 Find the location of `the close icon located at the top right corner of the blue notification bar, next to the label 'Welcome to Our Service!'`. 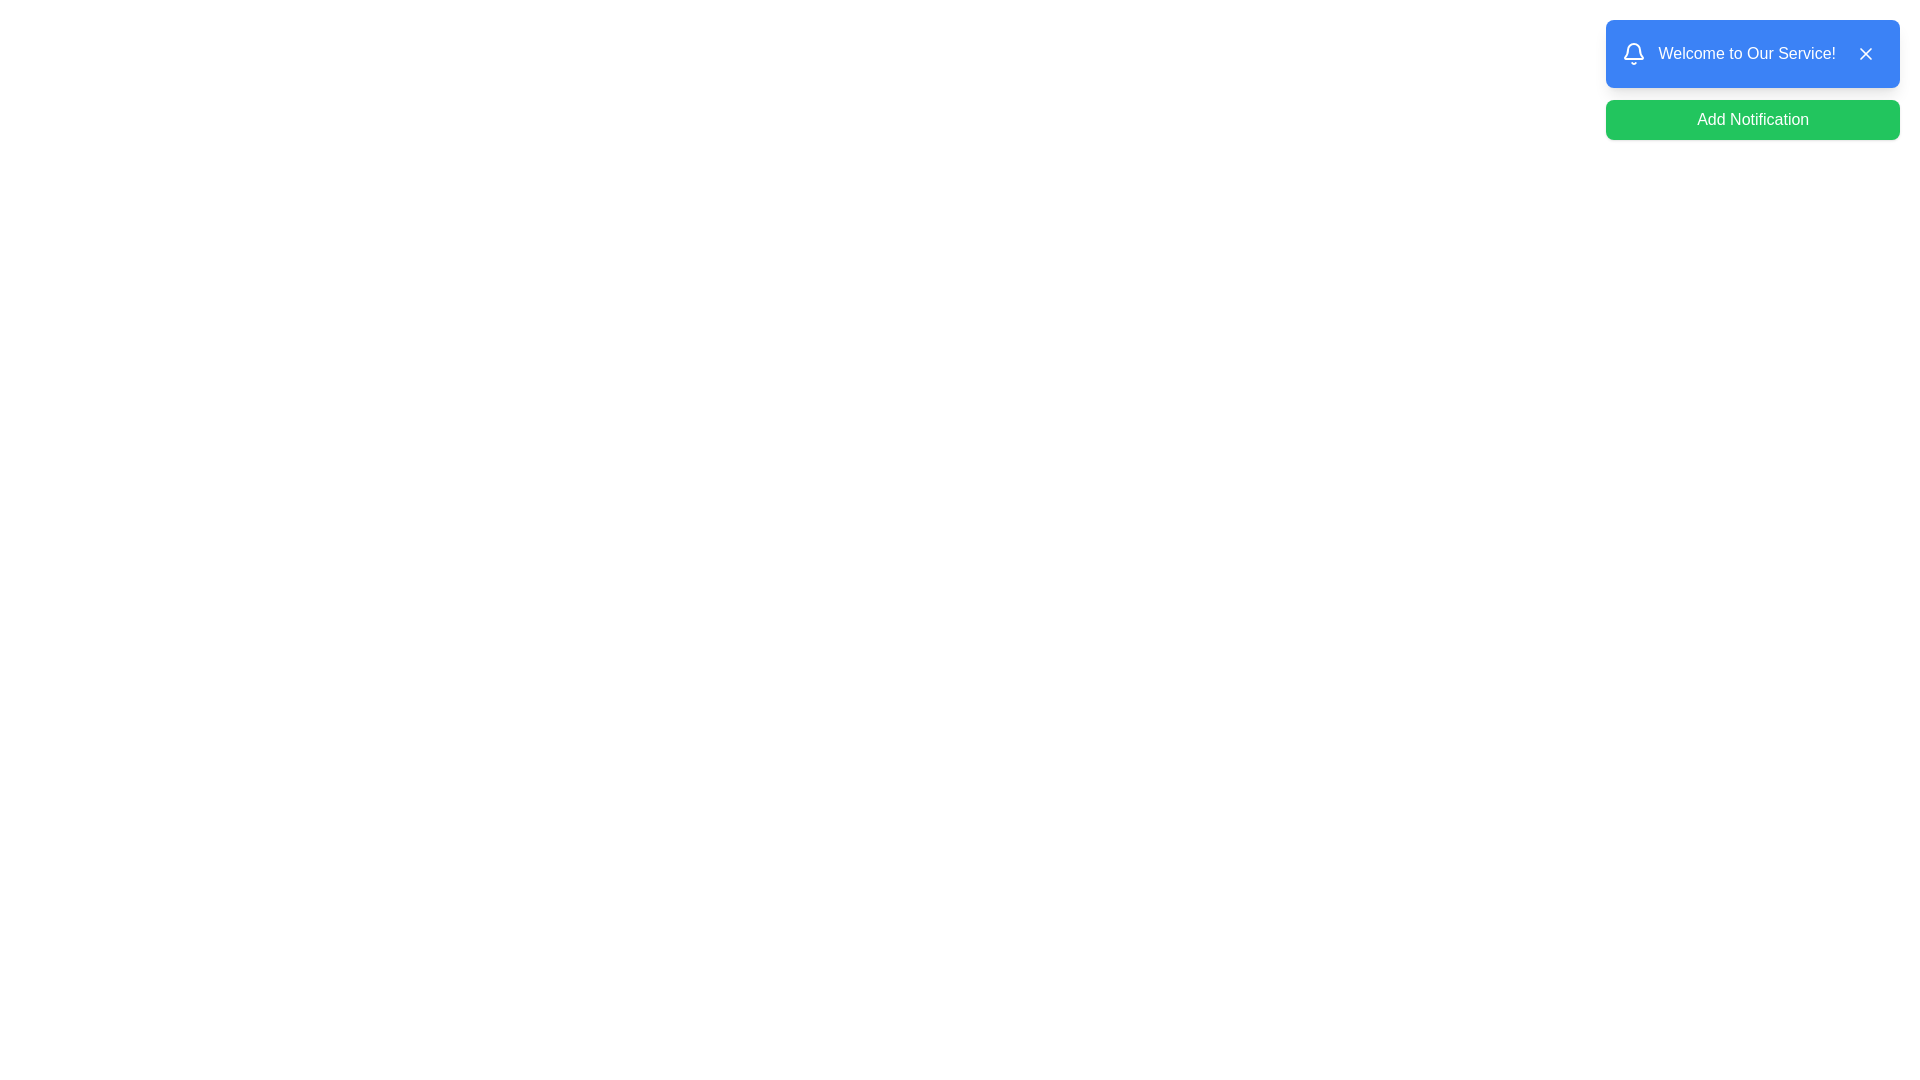

the close icon located at the top right corner of the blue notification bar, next to the label 'Welcome to Our Service!' is located at coordinates (1865, 53).